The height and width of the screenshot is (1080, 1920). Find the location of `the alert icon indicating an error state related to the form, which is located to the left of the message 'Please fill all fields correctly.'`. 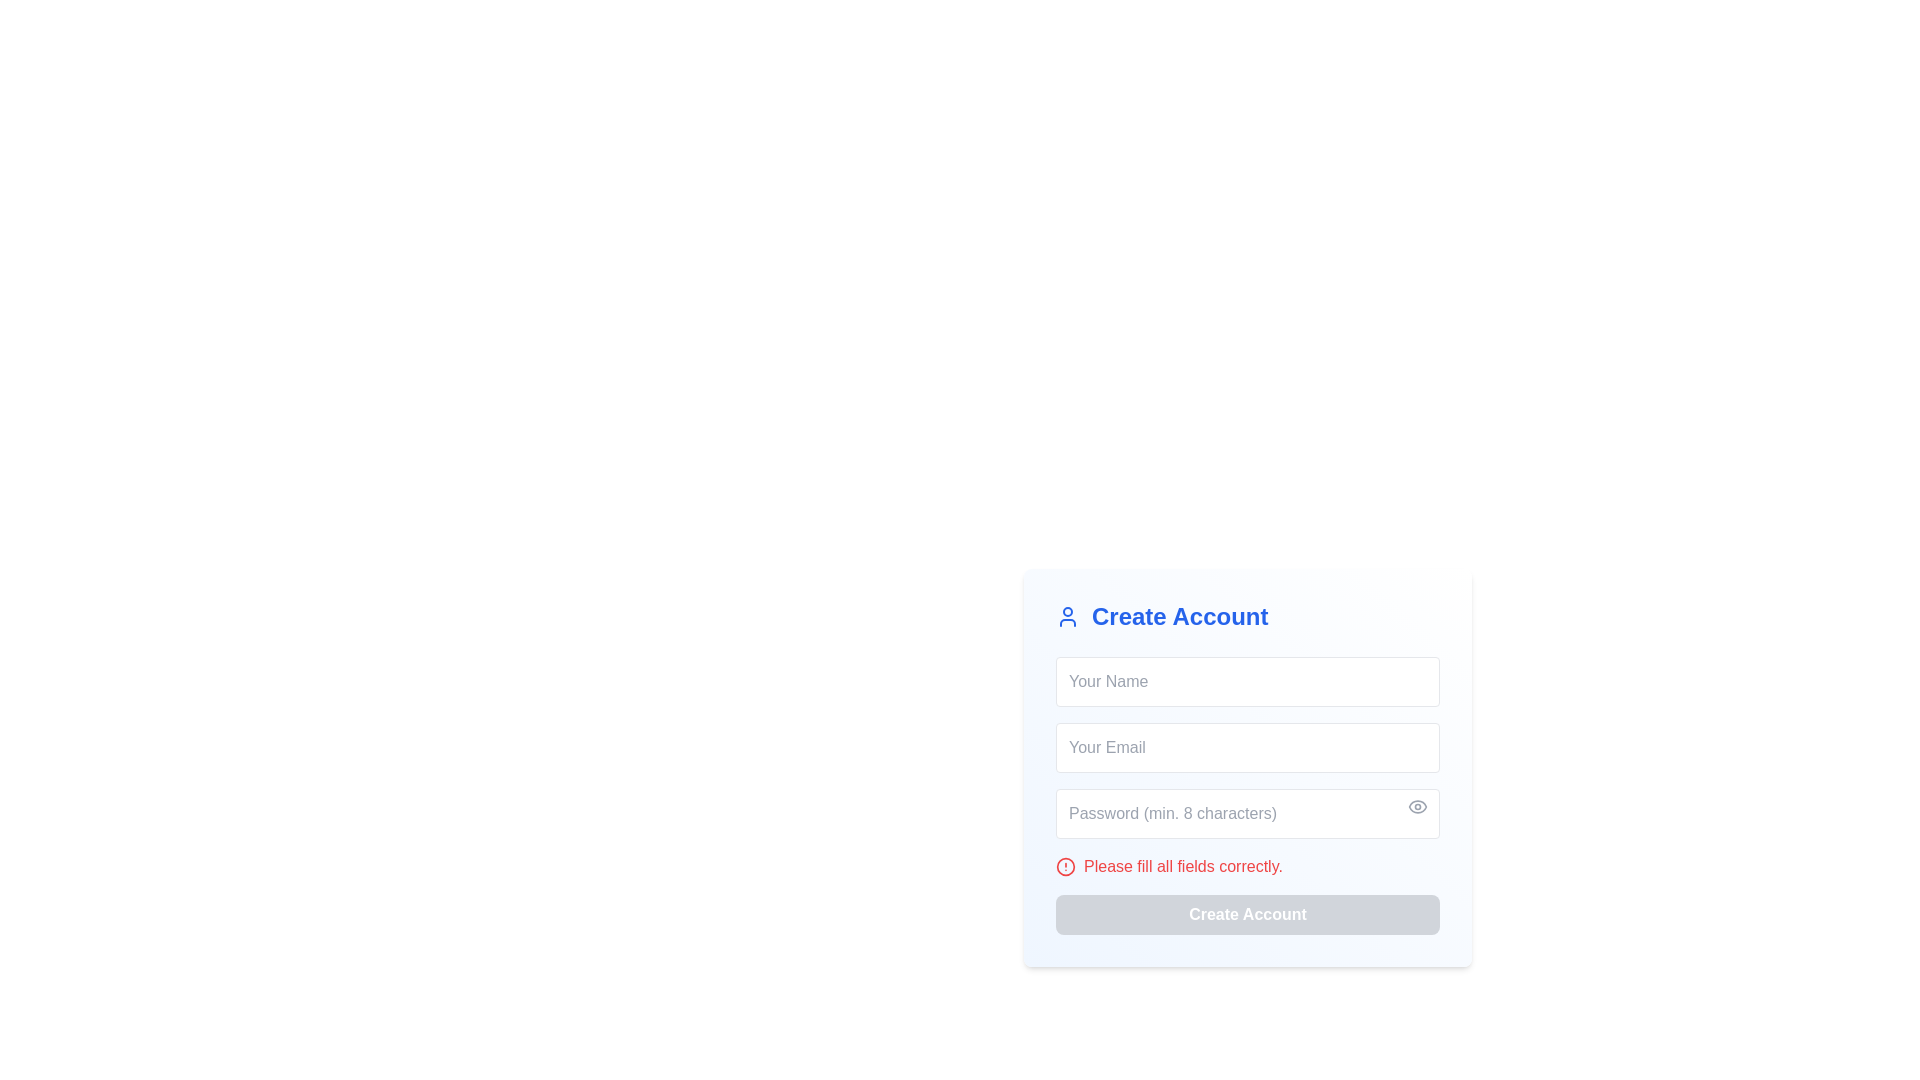

the alert icon indicating an error state related to the form, which is located to the left of the message 'Please fill all fields correctly.' is located at coordinates (1064, 866).